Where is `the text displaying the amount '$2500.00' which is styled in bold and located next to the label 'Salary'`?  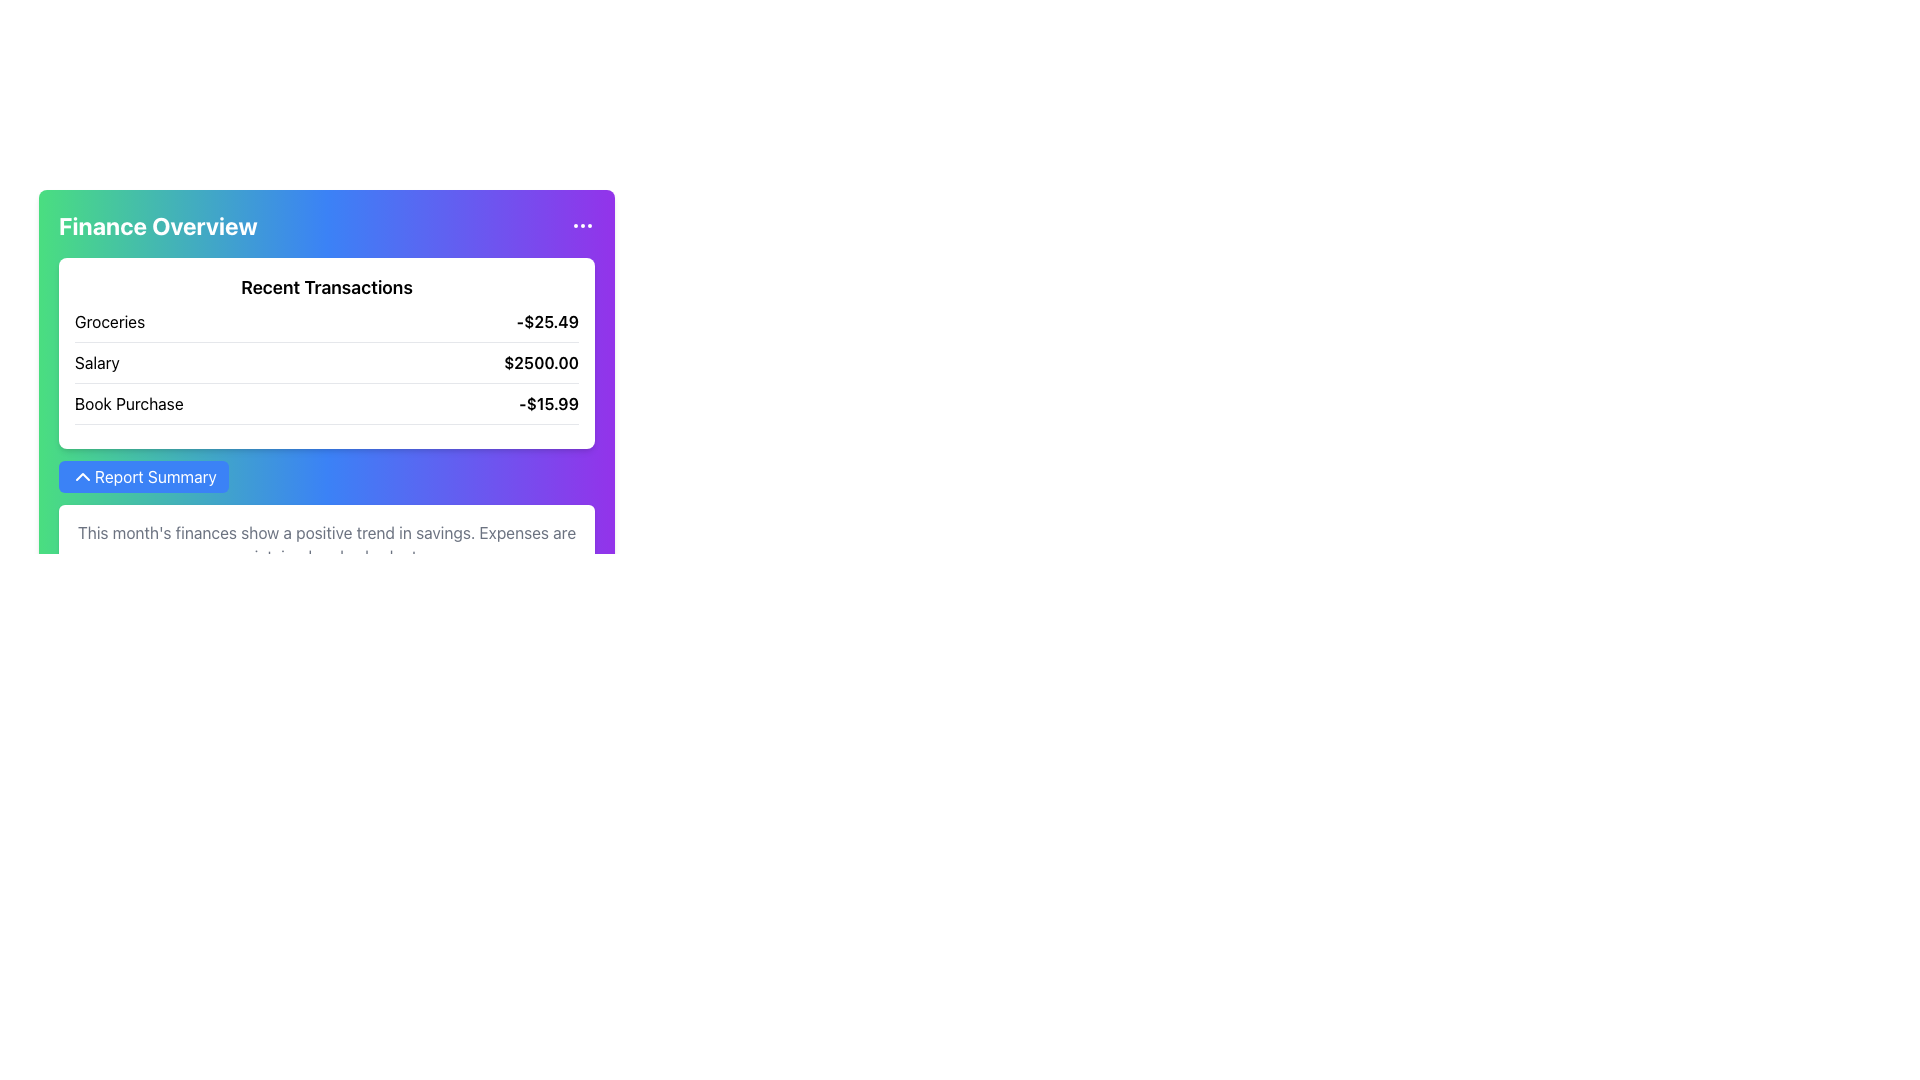
the text displaying the amount '$2500.00' which is styled in bold and located next to the label 'Salary' is located at coordinates (541, 362).